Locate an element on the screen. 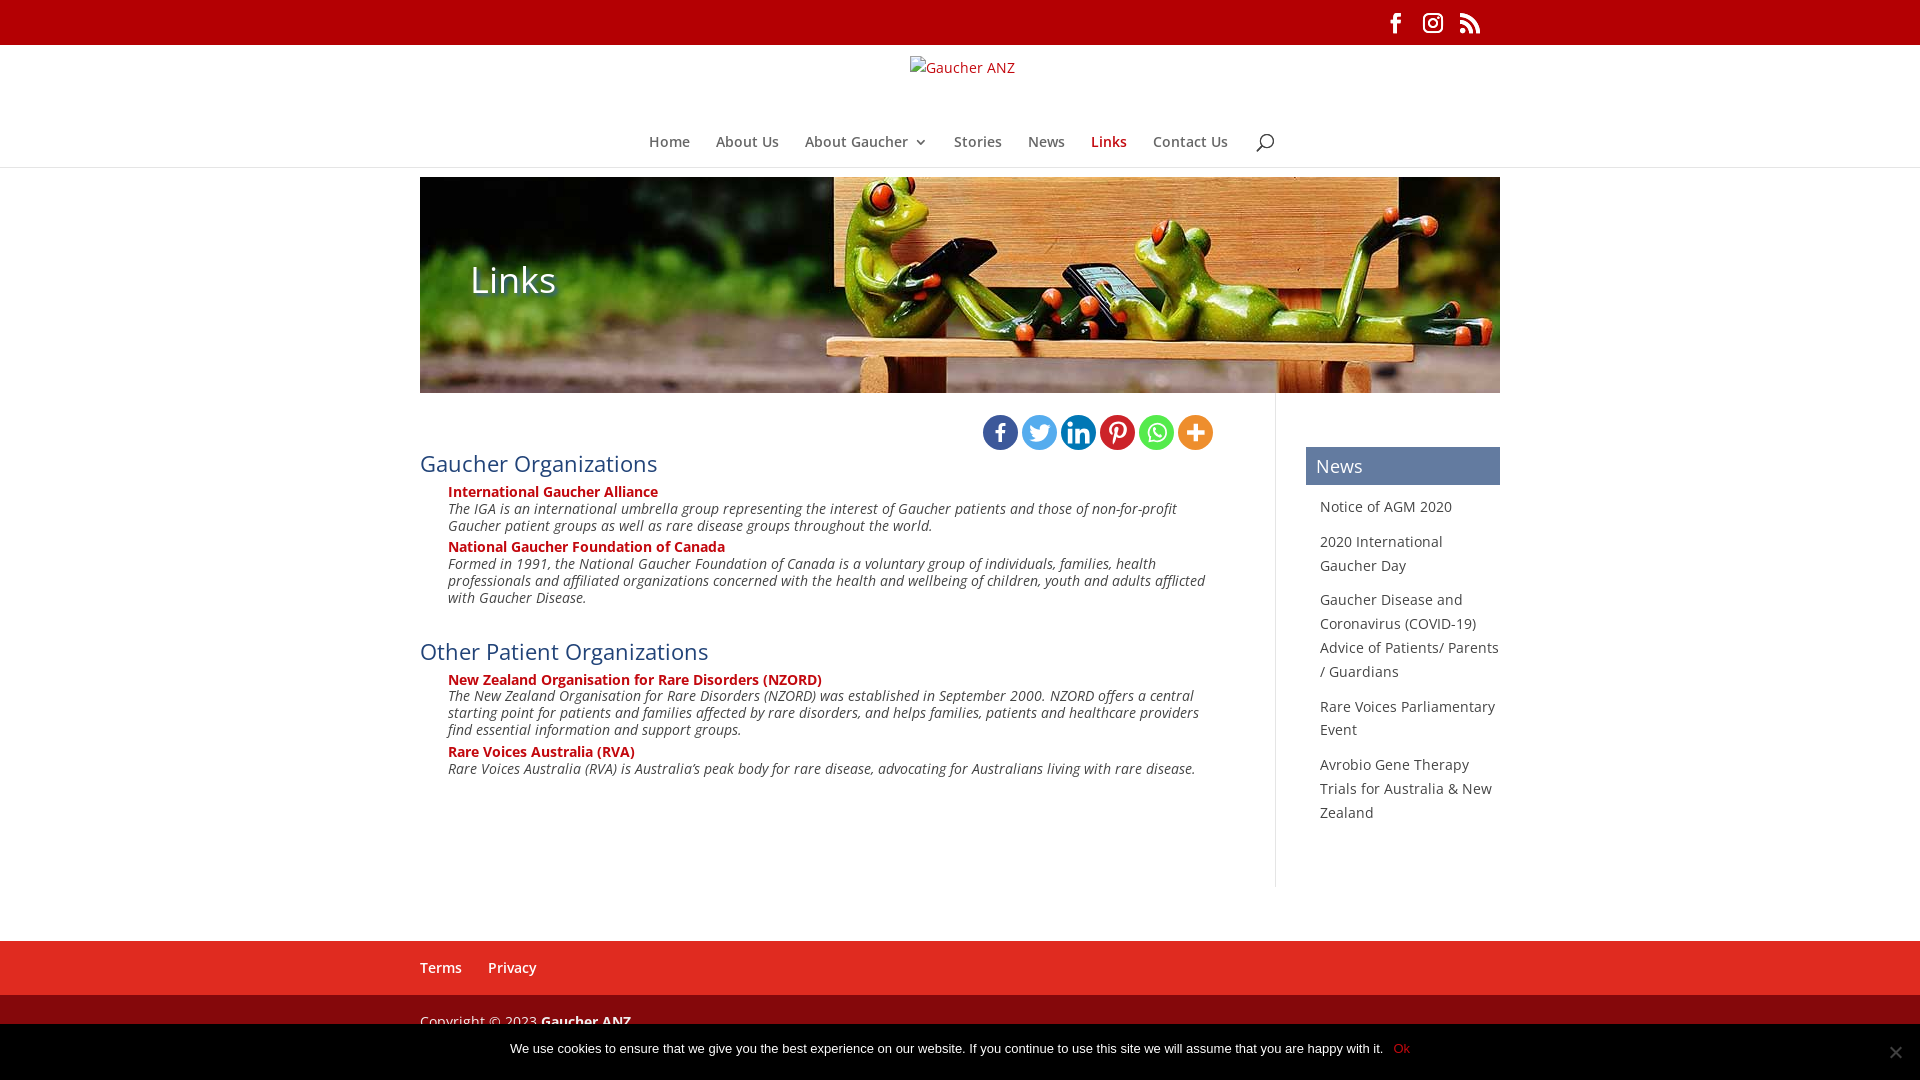  'Notice of AGM 2020' is located at coordinates (1320, 505).